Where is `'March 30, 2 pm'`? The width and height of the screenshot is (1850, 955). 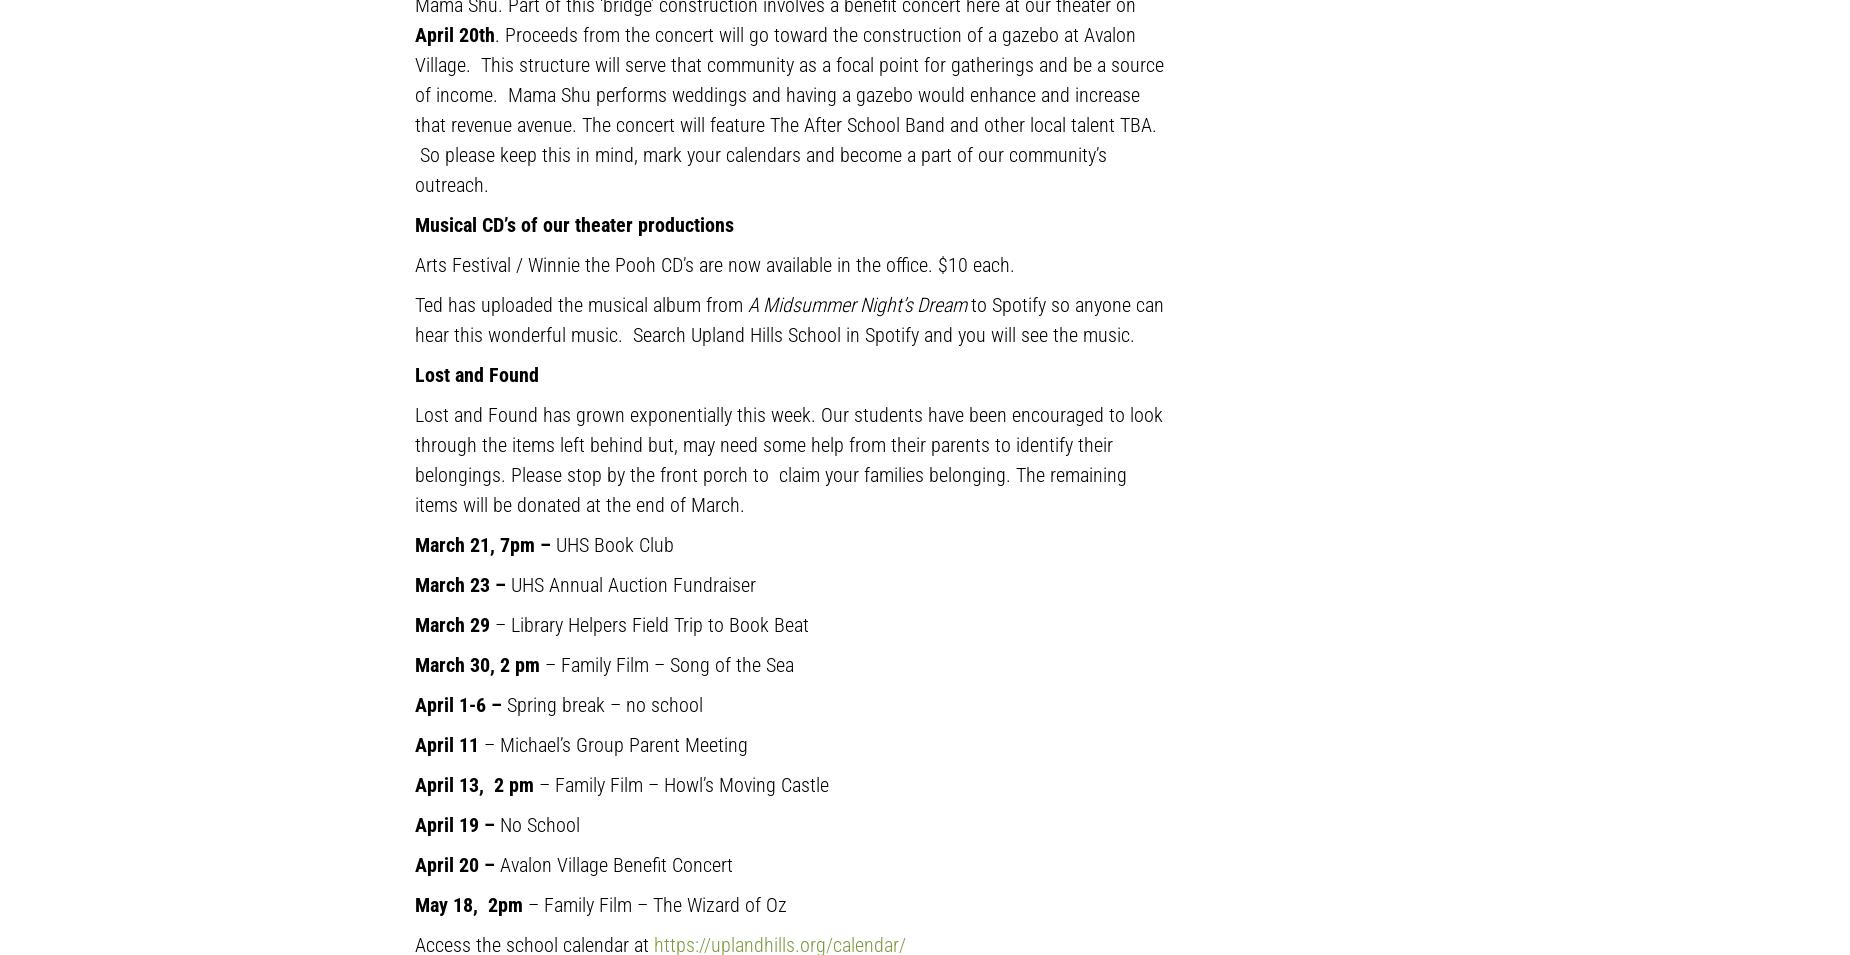 'March 30, 2 pm' is located at coordinates (477, 663).